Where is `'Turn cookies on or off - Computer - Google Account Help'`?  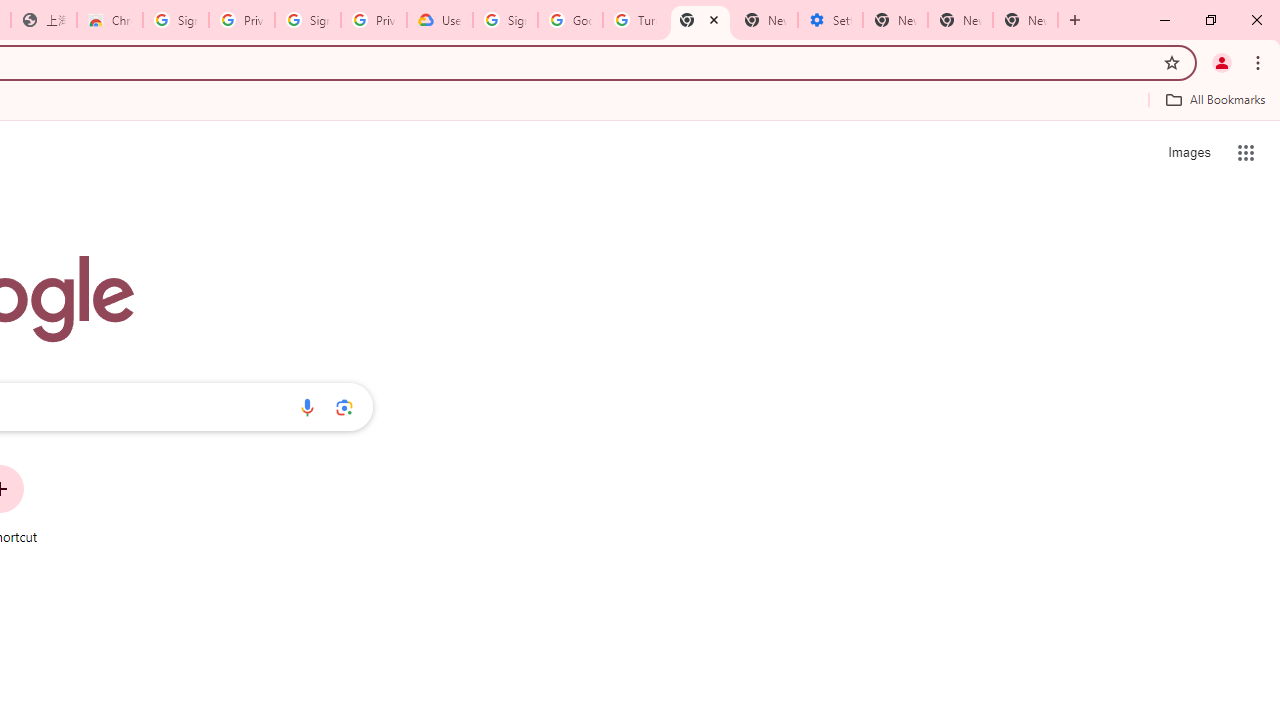 'Turn cookies on or off - Computer - Google Account Help' is located at coordinates (634, 20).